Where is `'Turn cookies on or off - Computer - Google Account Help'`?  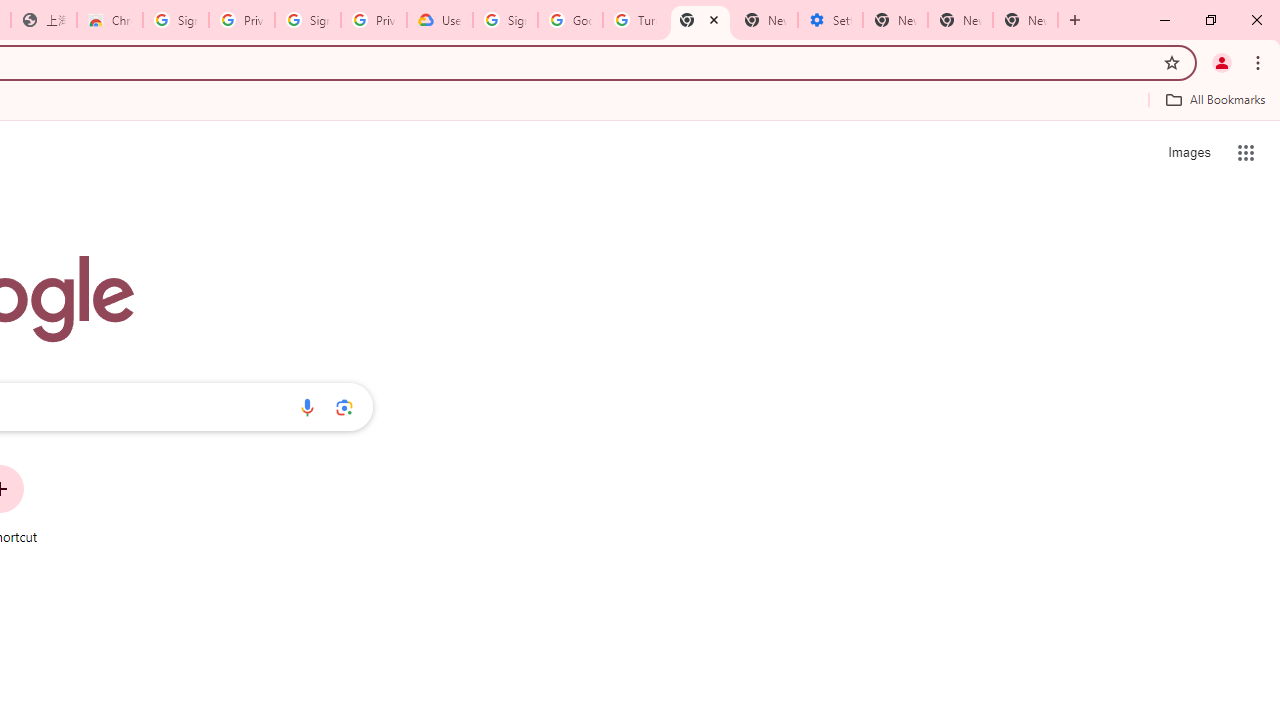 'Turn cookies on or off - Computer - Google Account Help' is located at coordinates (634, 20).